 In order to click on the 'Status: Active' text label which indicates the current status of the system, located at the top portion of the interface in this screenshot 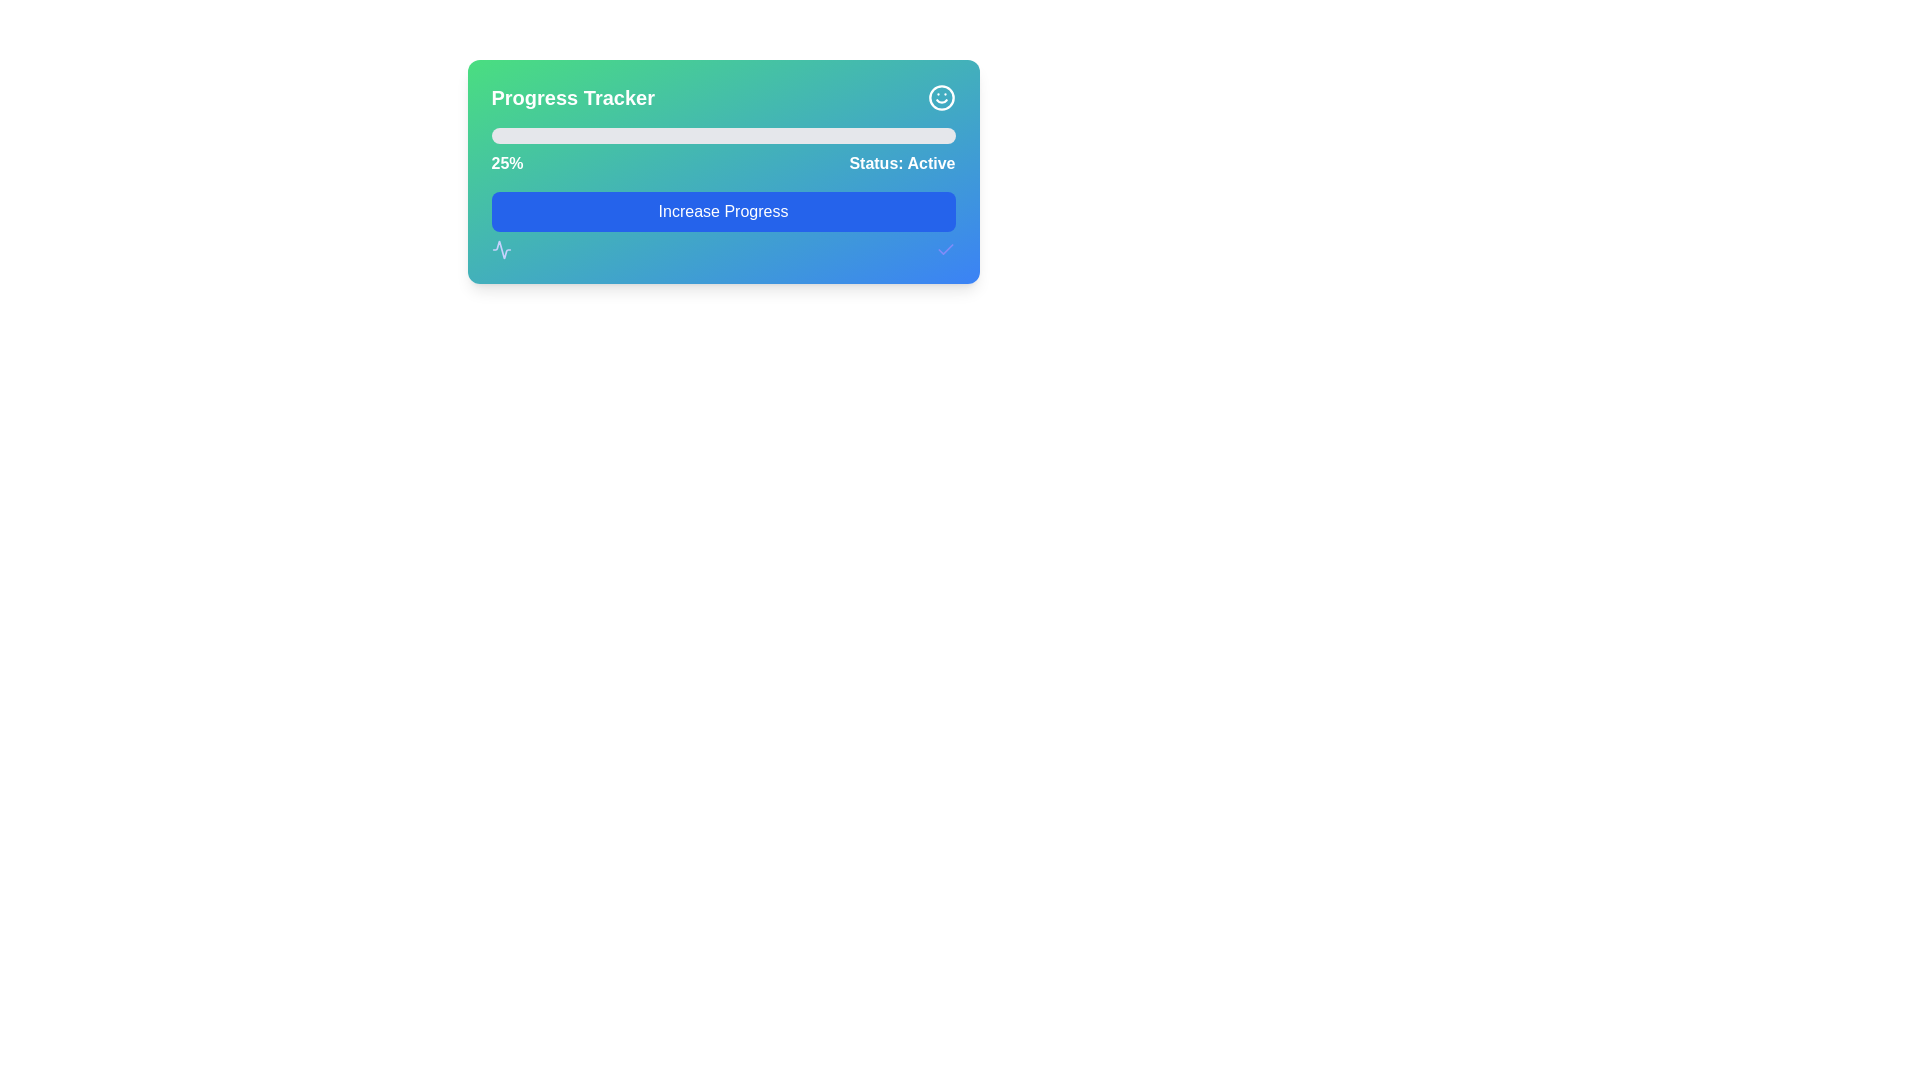, I will do `click(901, 163)`.